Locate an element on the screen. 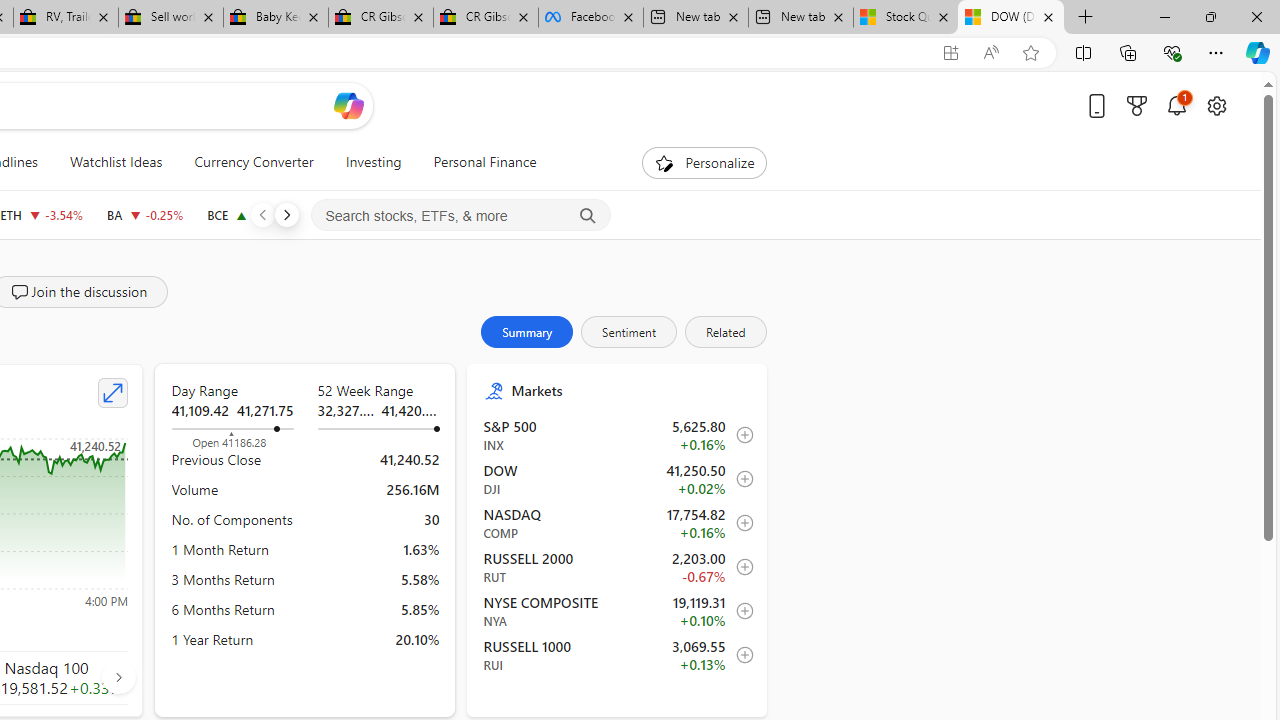 This screenshot has width=1280, height=720. 'Currency Converter' is located at coordinates (253, 162).